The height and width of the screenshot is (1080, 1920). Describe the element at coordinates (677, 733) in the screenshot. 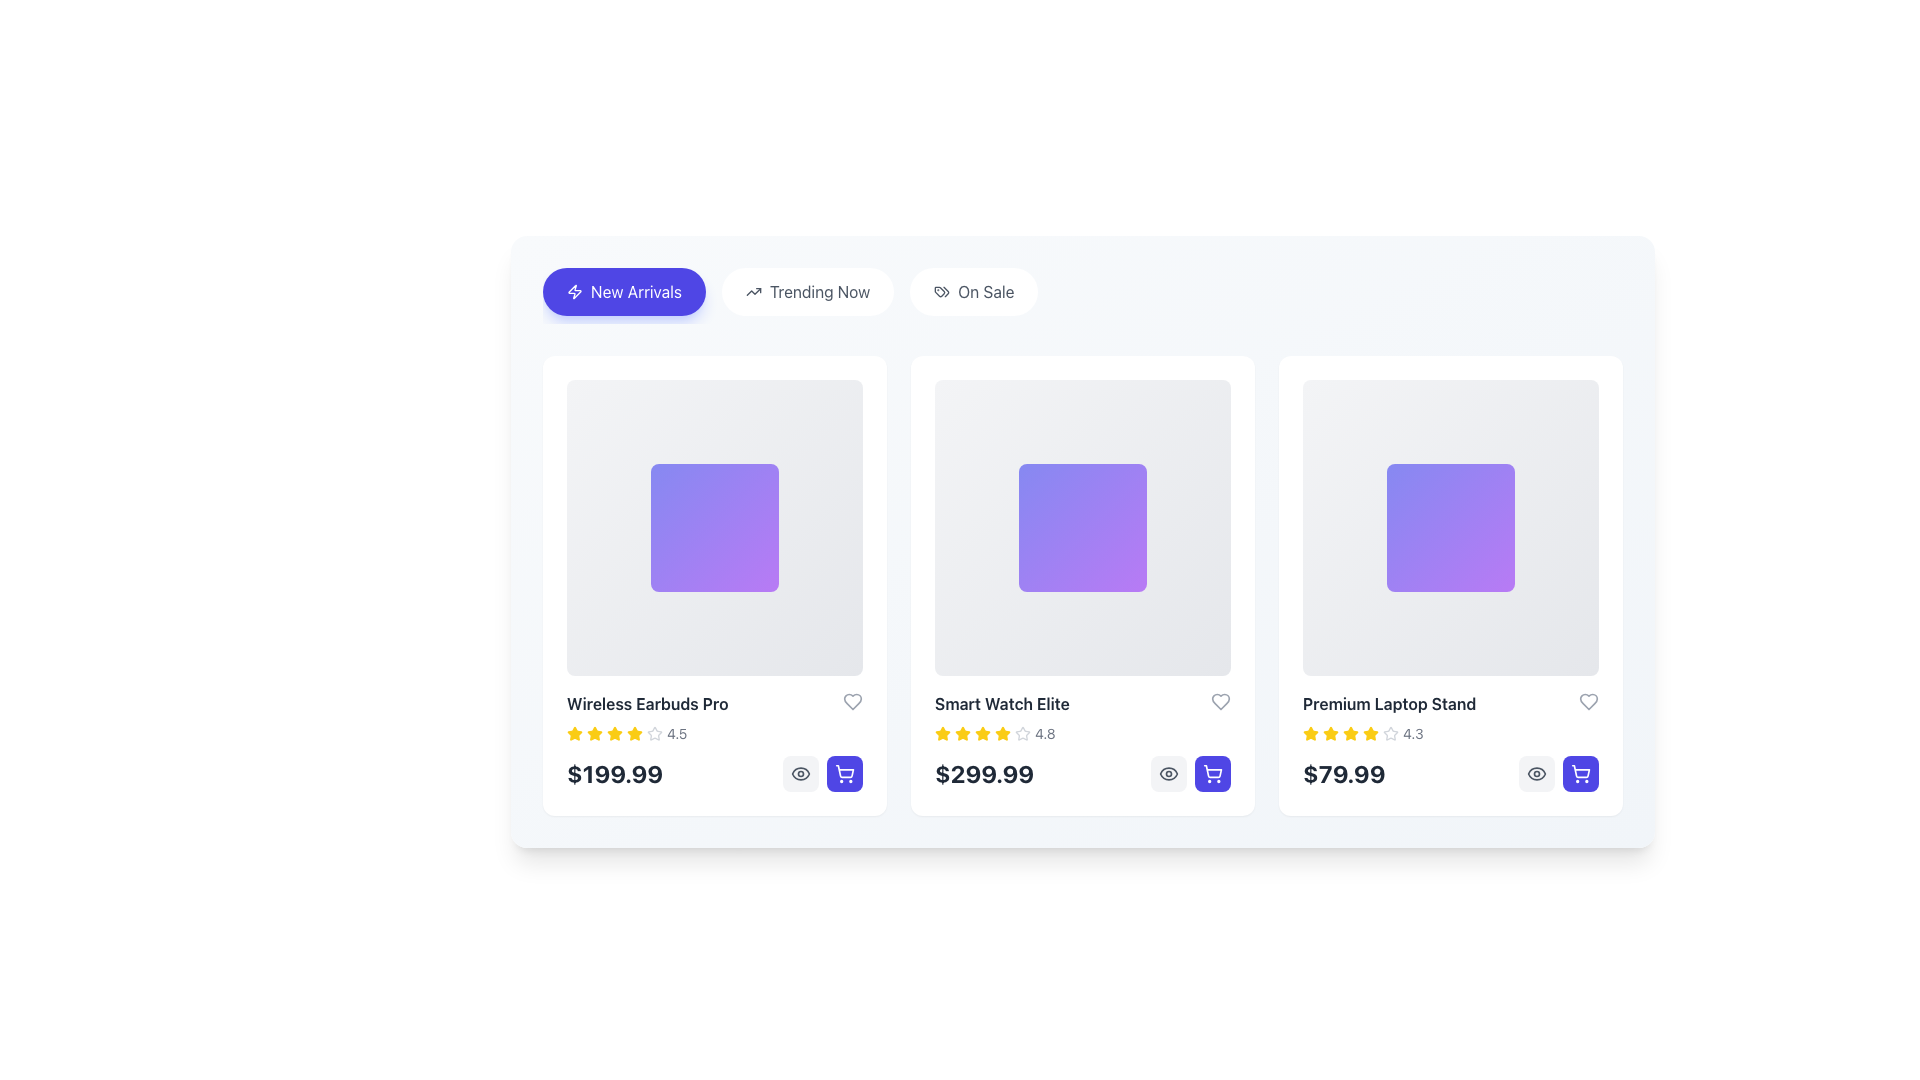

I see `the text label displaying the numeric value '4.5' styled in a small, gray font, which is located next to graphical star icons in the product details section beneath the image for 'Wireless Earbuds Pro'` at that location.